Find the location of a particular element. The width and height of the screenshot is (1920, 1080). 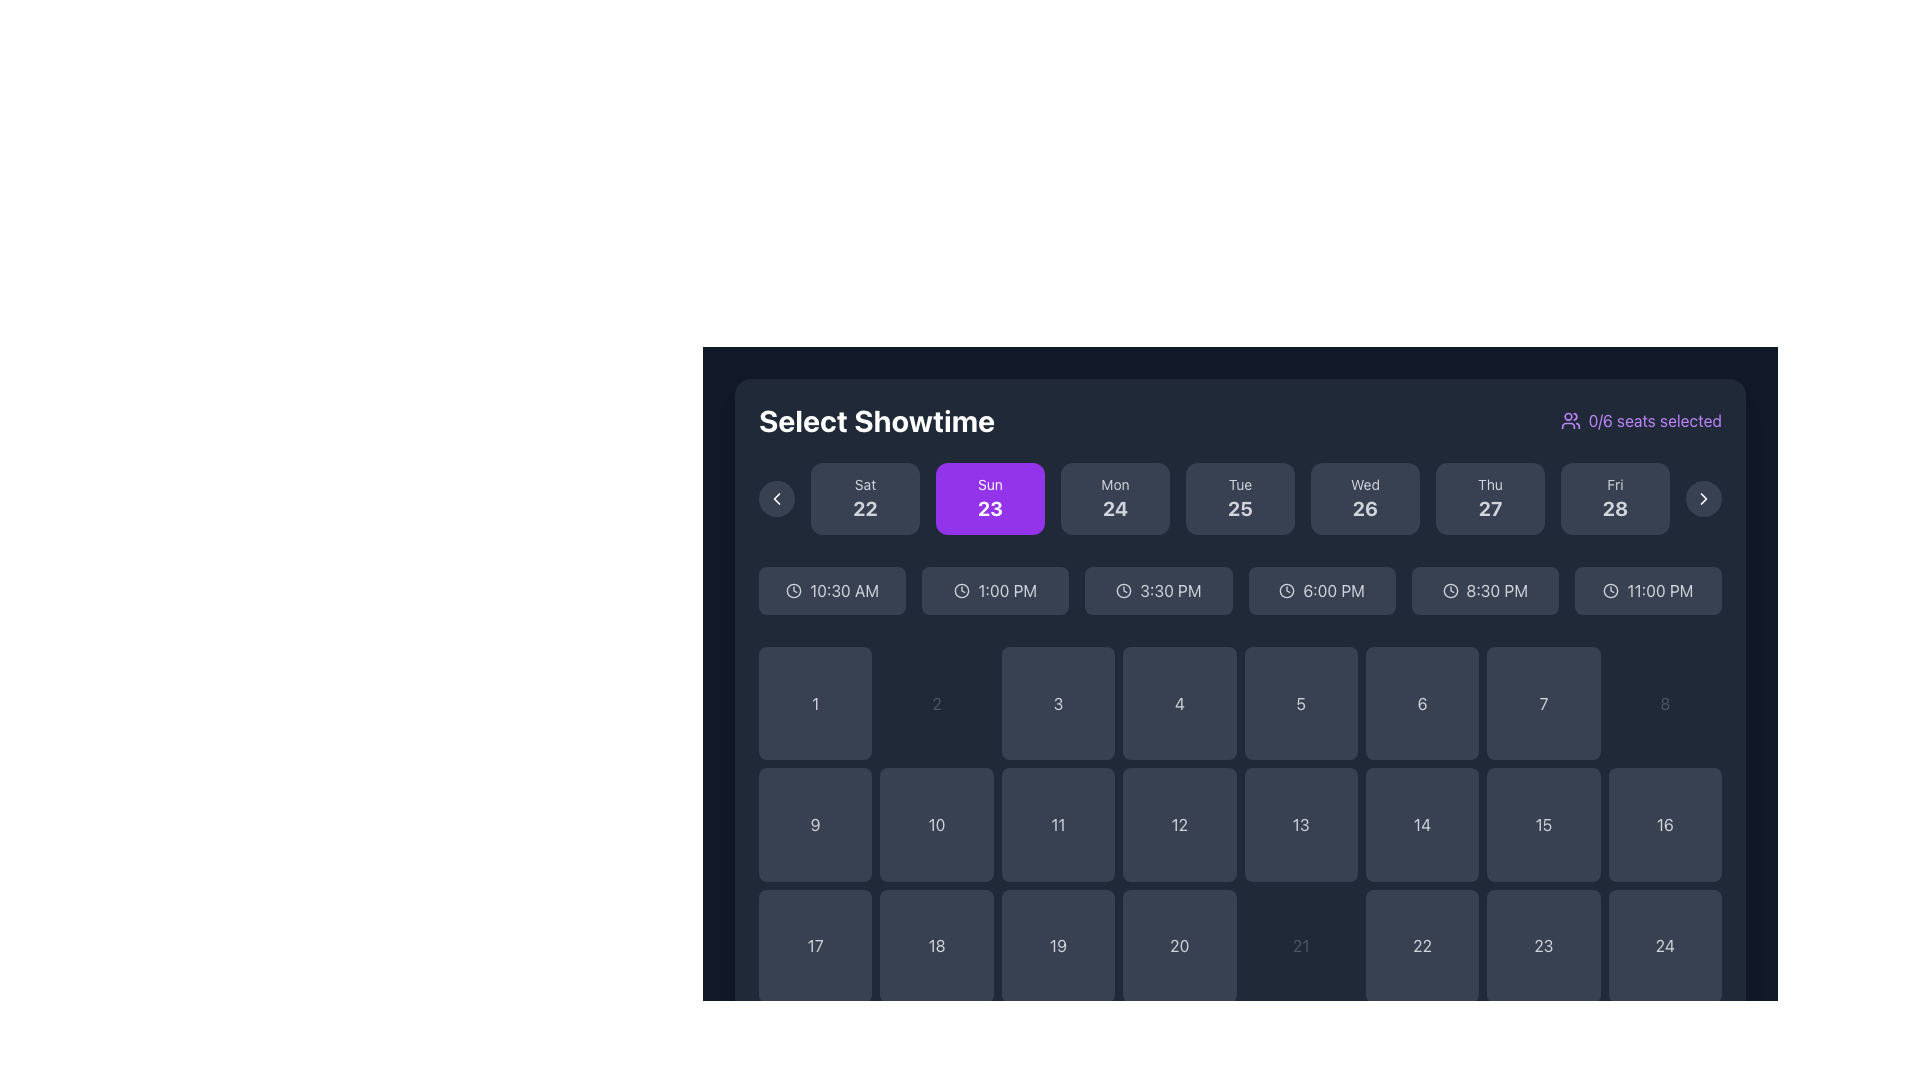

the circular clock icon outlined in light gray, which is located to the left of the text '3:30 PM' in the time selection button is located at coordinates (1124, 589).